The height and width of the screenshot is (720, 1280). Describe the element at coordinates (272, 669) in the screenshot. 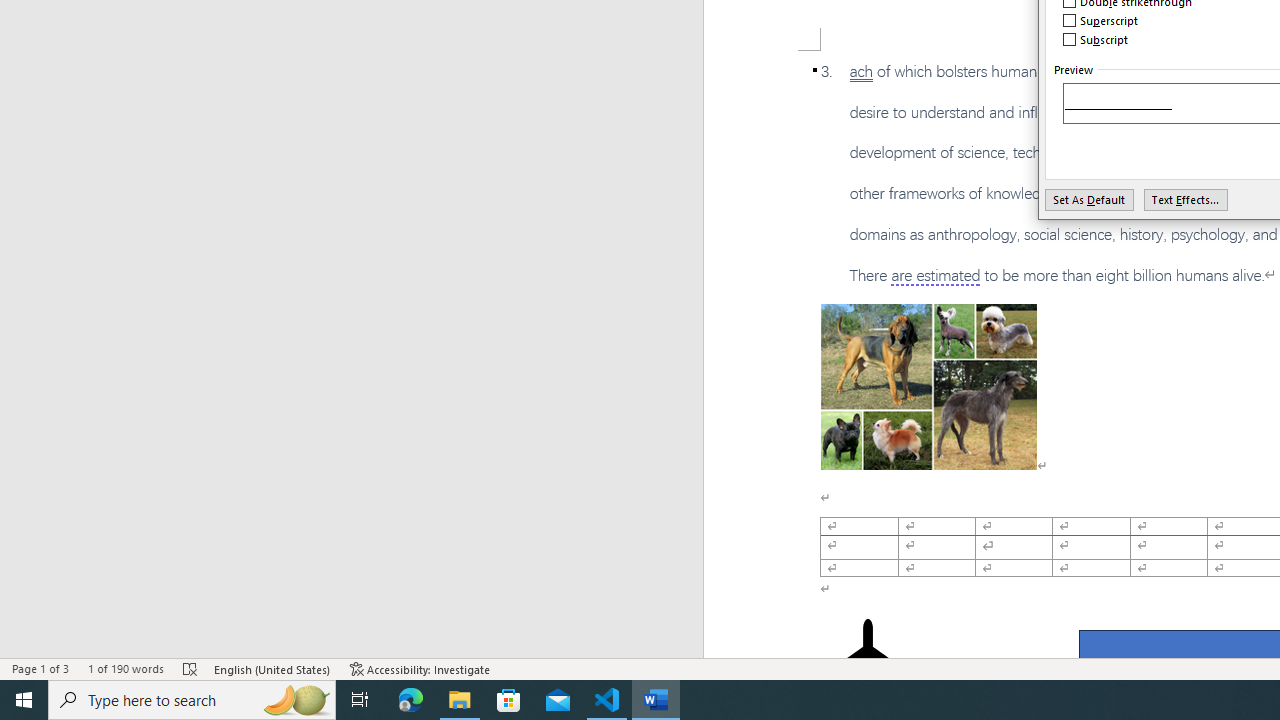

I see `'Language English (United States)'` at that location.